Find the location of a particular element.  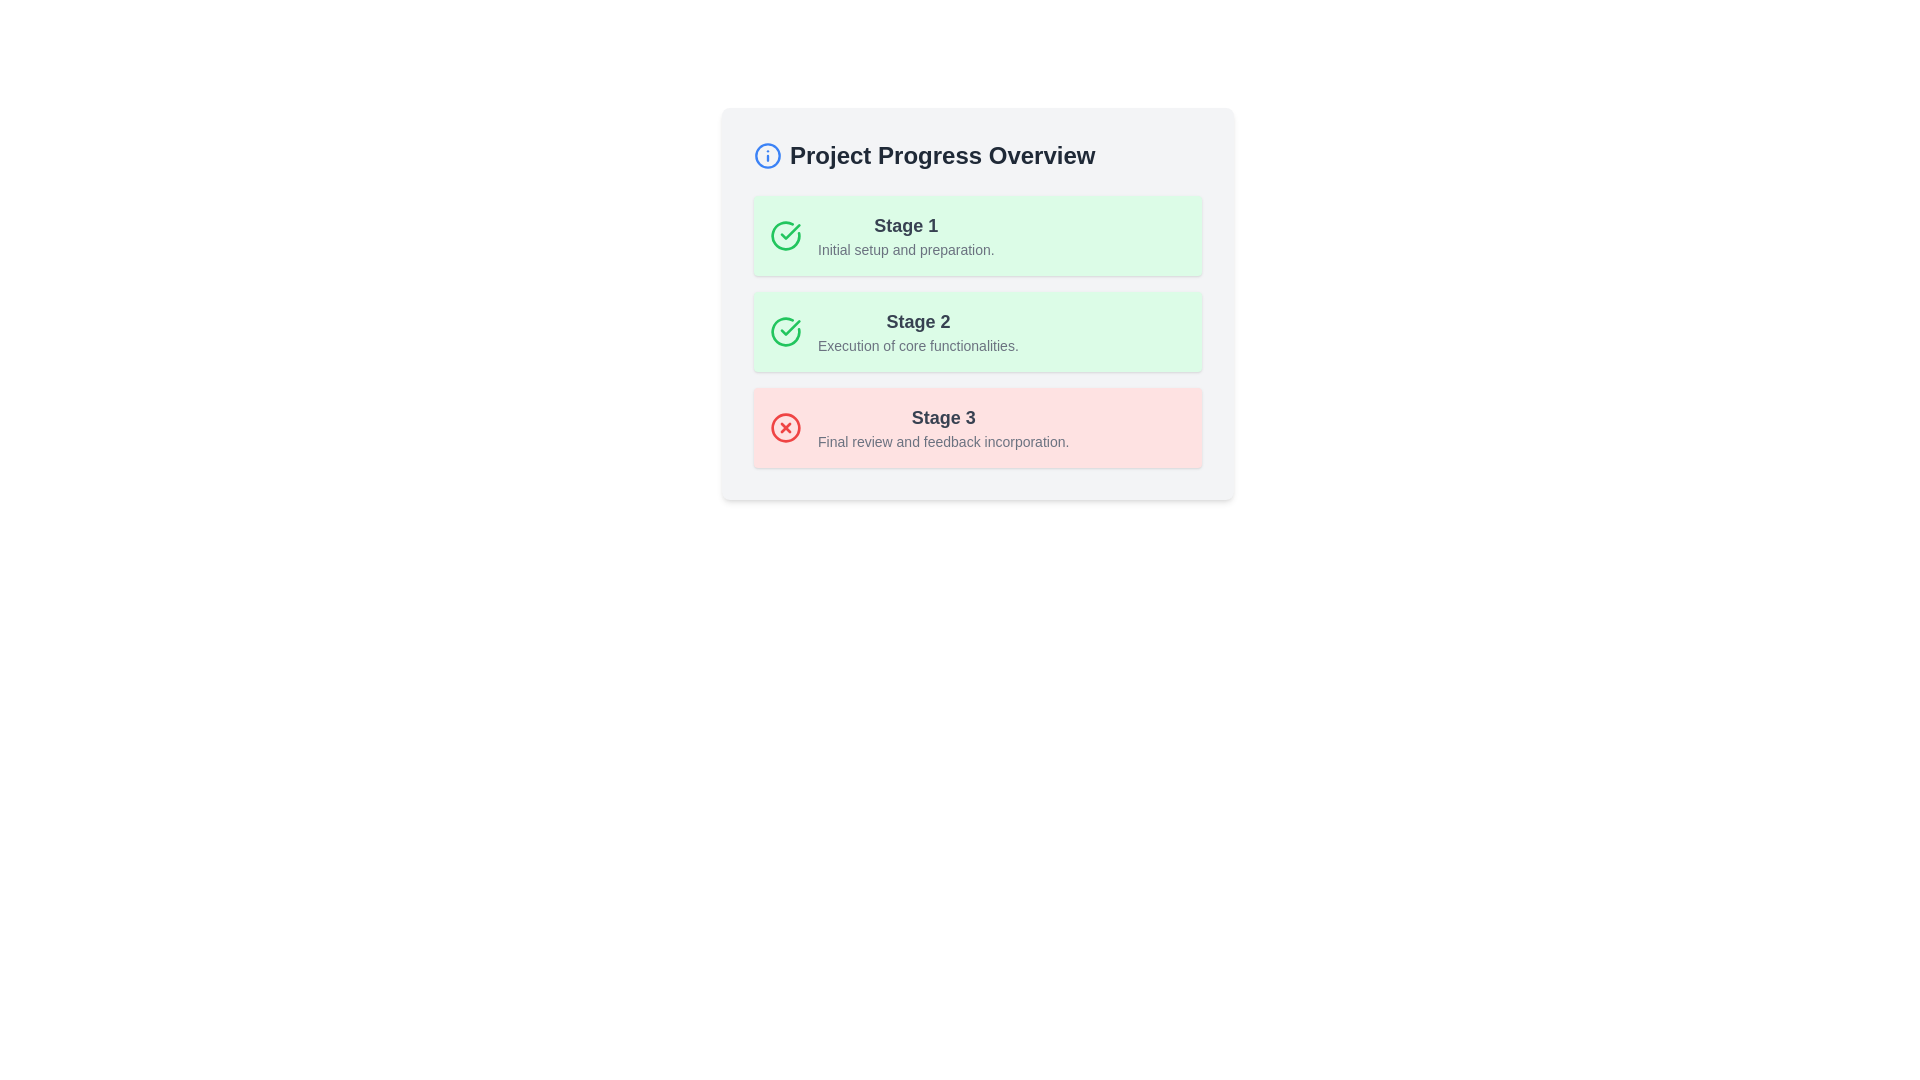

the green circular icon with a checkmark located to the left of the text 'Stage 2 Execution of core functionalities' in the 'Project Progress Overview' section is located at coordinates (785, 330).